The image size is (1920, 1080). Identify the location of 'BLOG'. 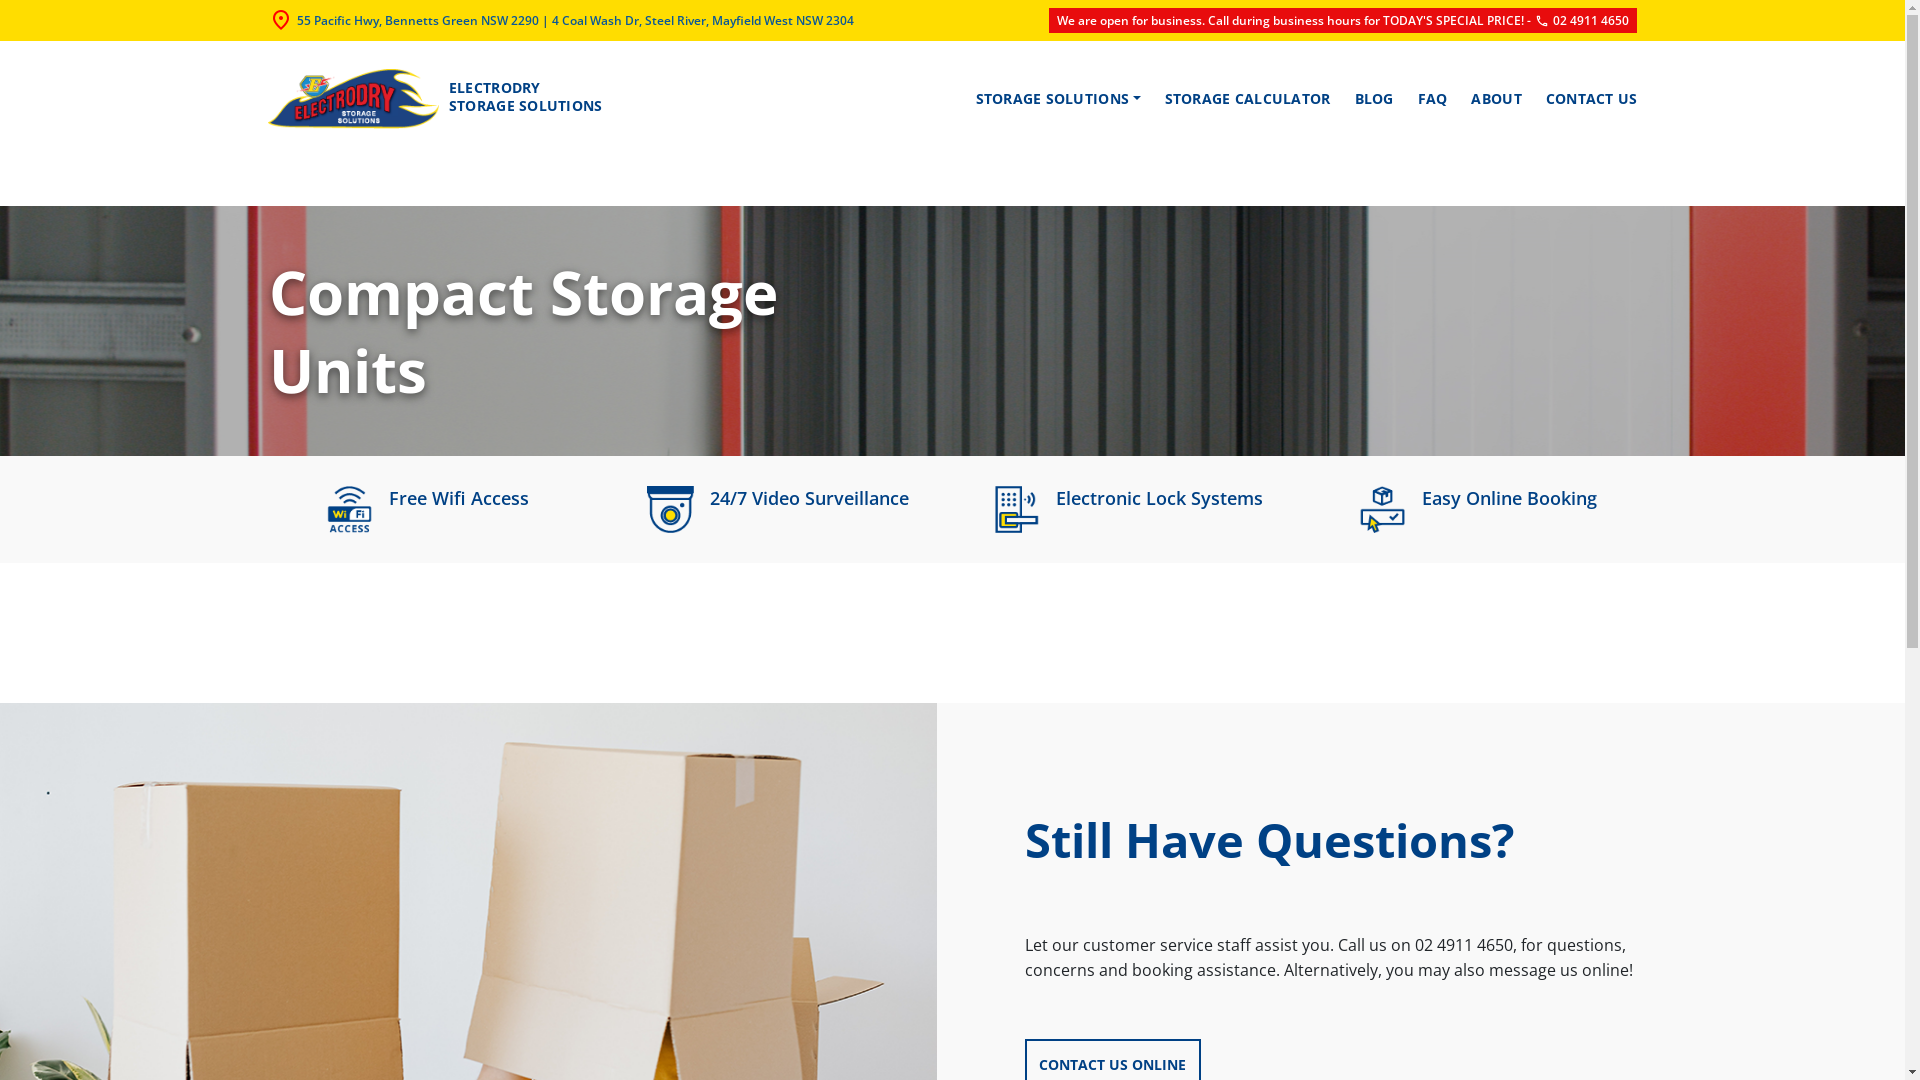
(1373, 99).